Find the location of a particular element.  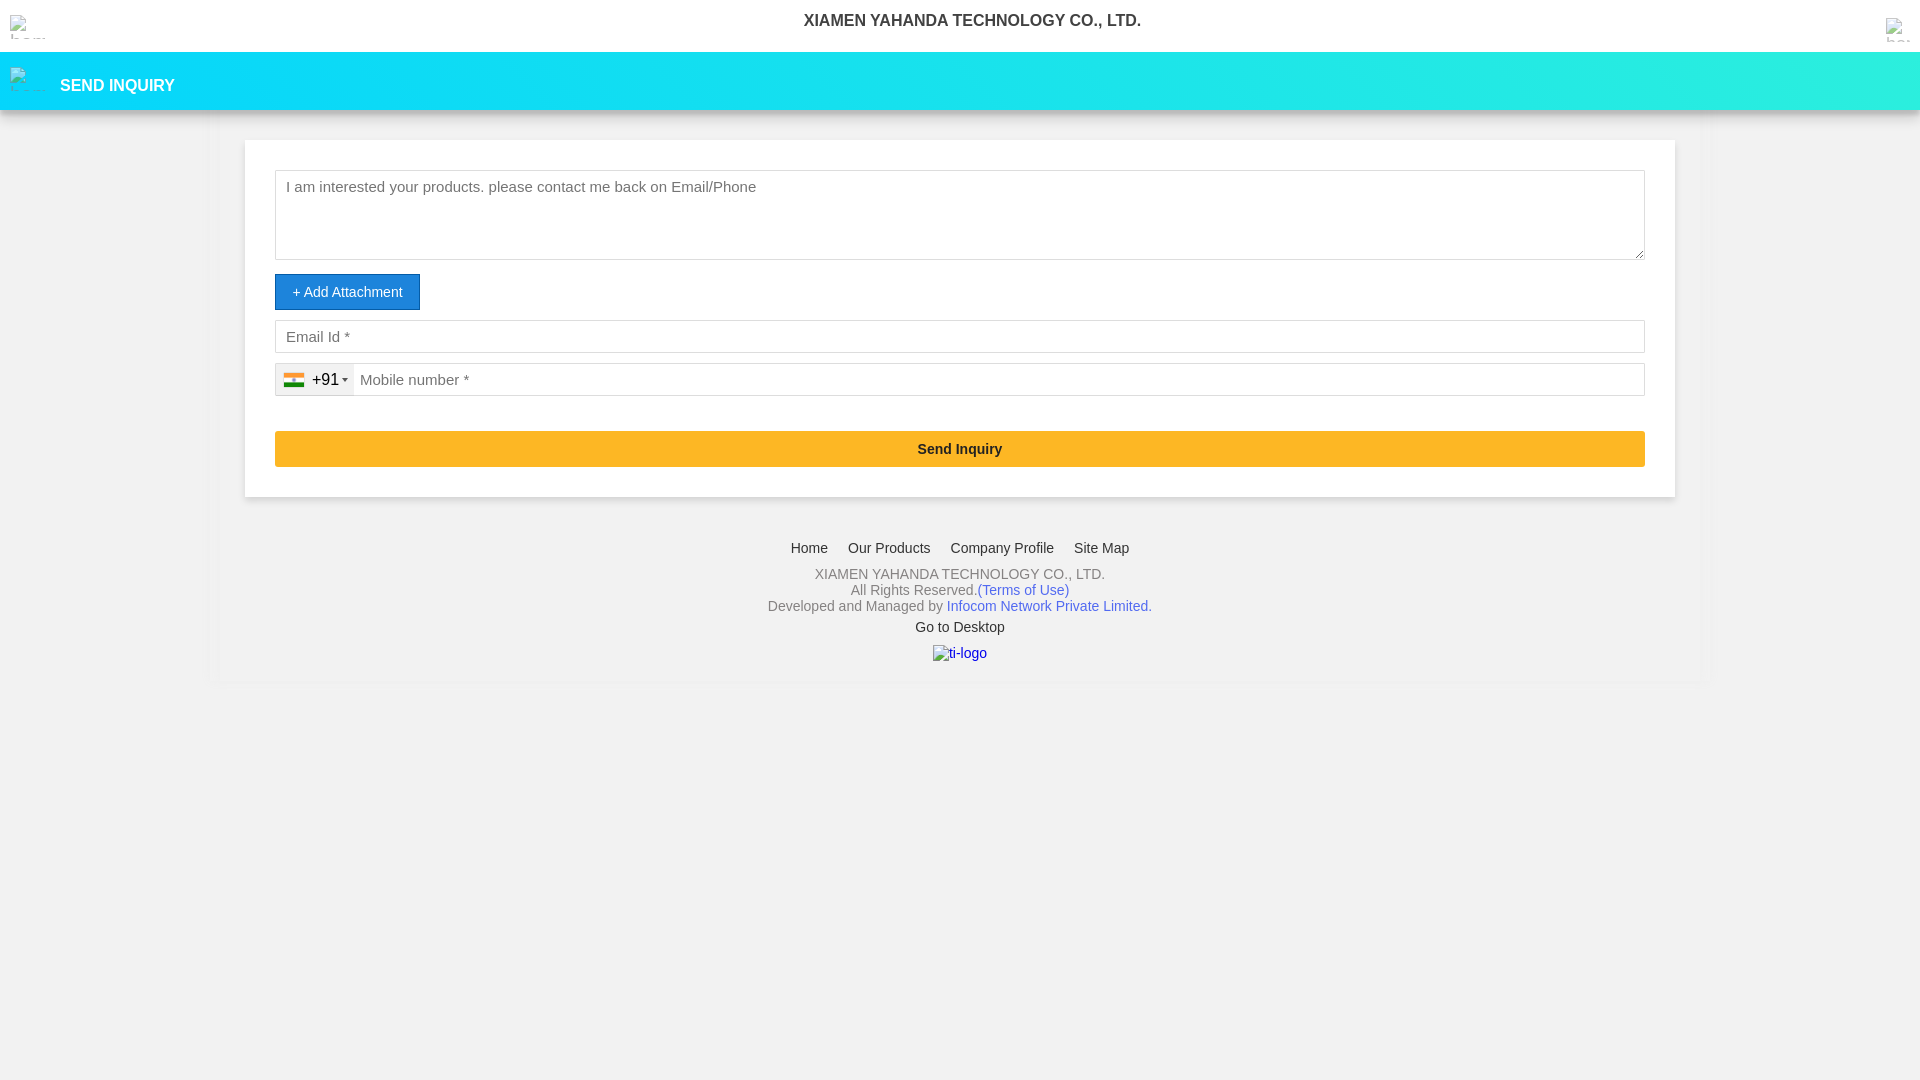

'Site Map' is located at coordinates (1100, 547).